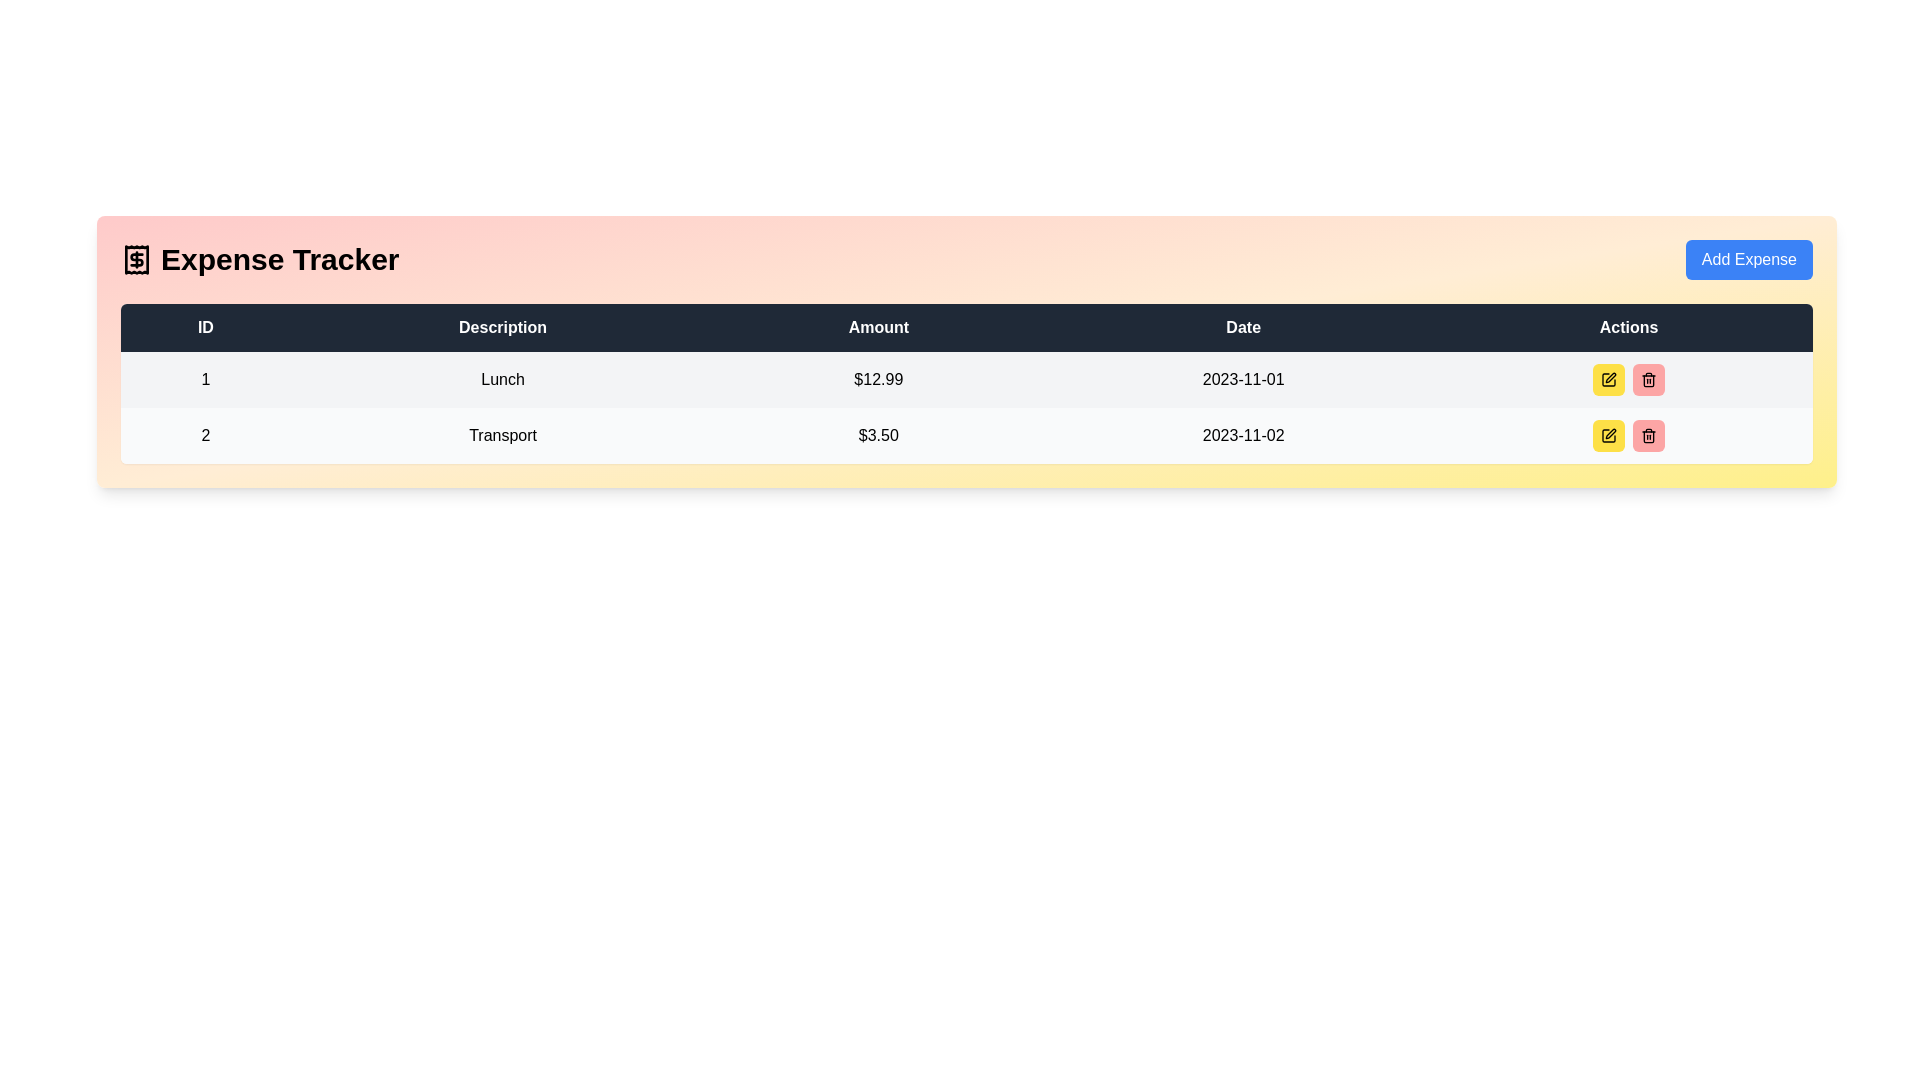 The image size is (1920, 1080). I want to click on the edit icon within the 'Actions' column of the second row in the table, so click(1608, 434).